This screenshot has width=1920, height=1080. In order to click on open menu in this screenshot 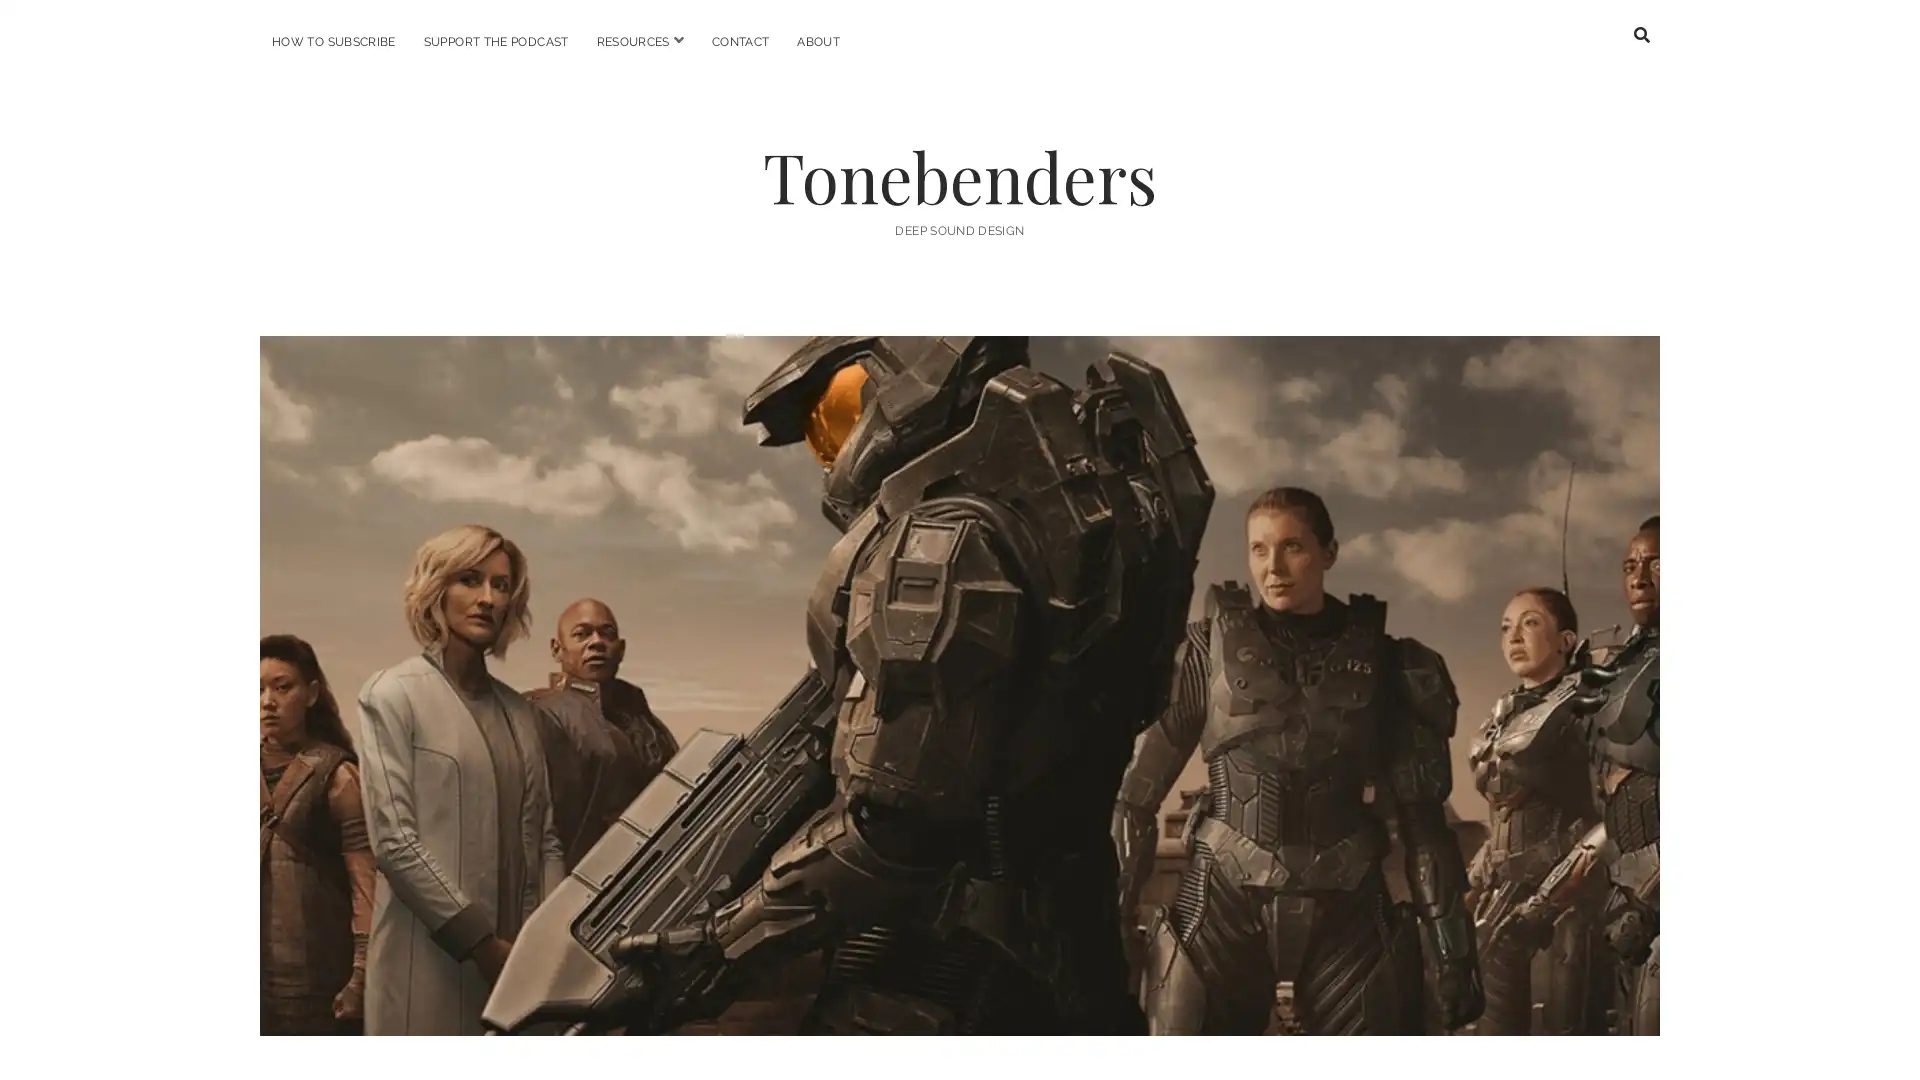, I will do `click(677, 40)`.